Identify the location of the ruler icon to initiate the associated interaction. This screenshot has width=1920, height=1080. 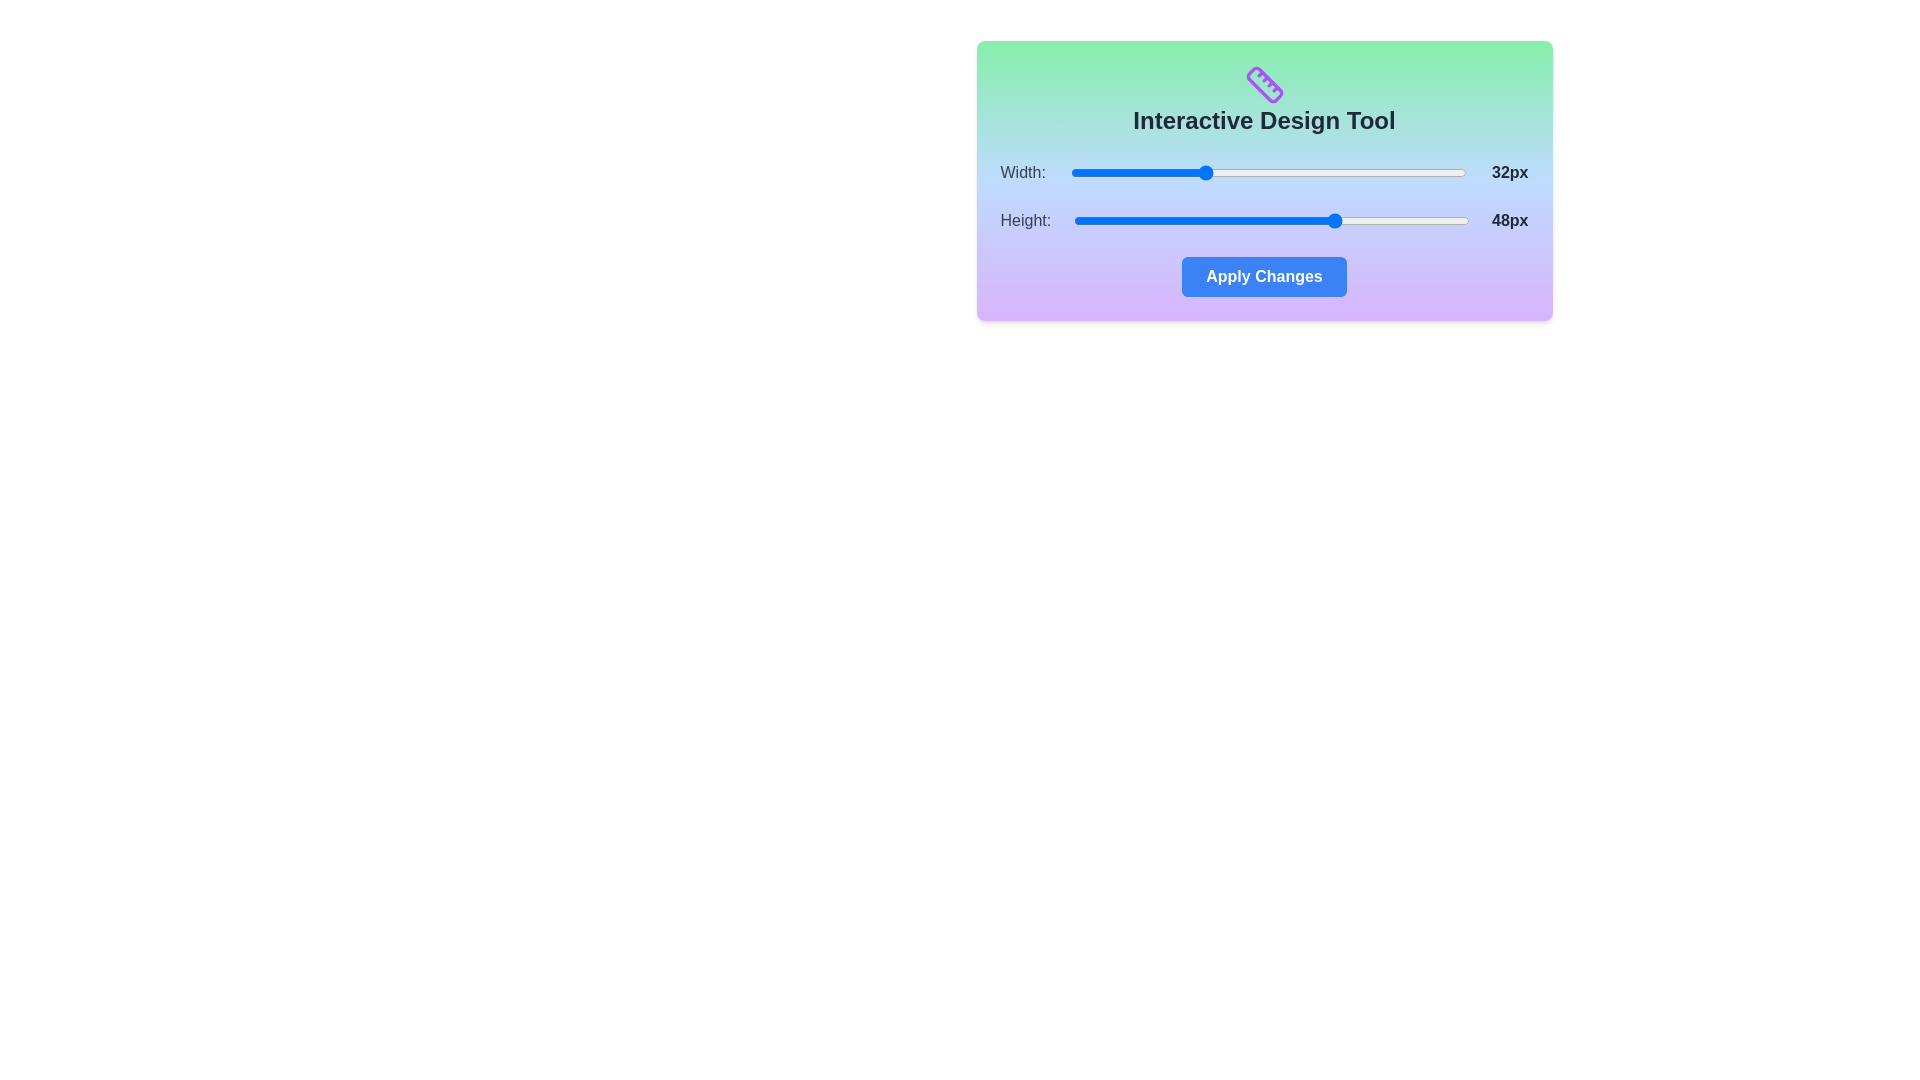
(1263, 83).